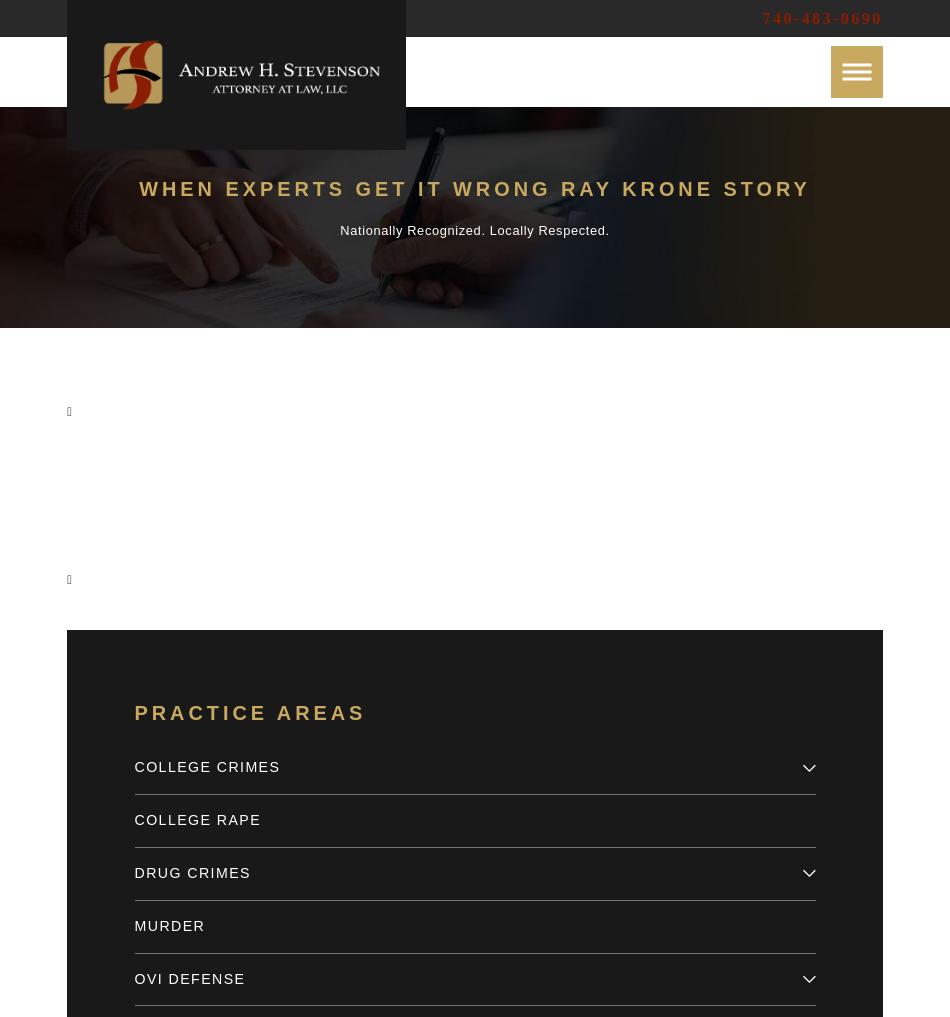 The image size is (950, 1017). I want to click on 'To Move Forward', so click(530, 502).